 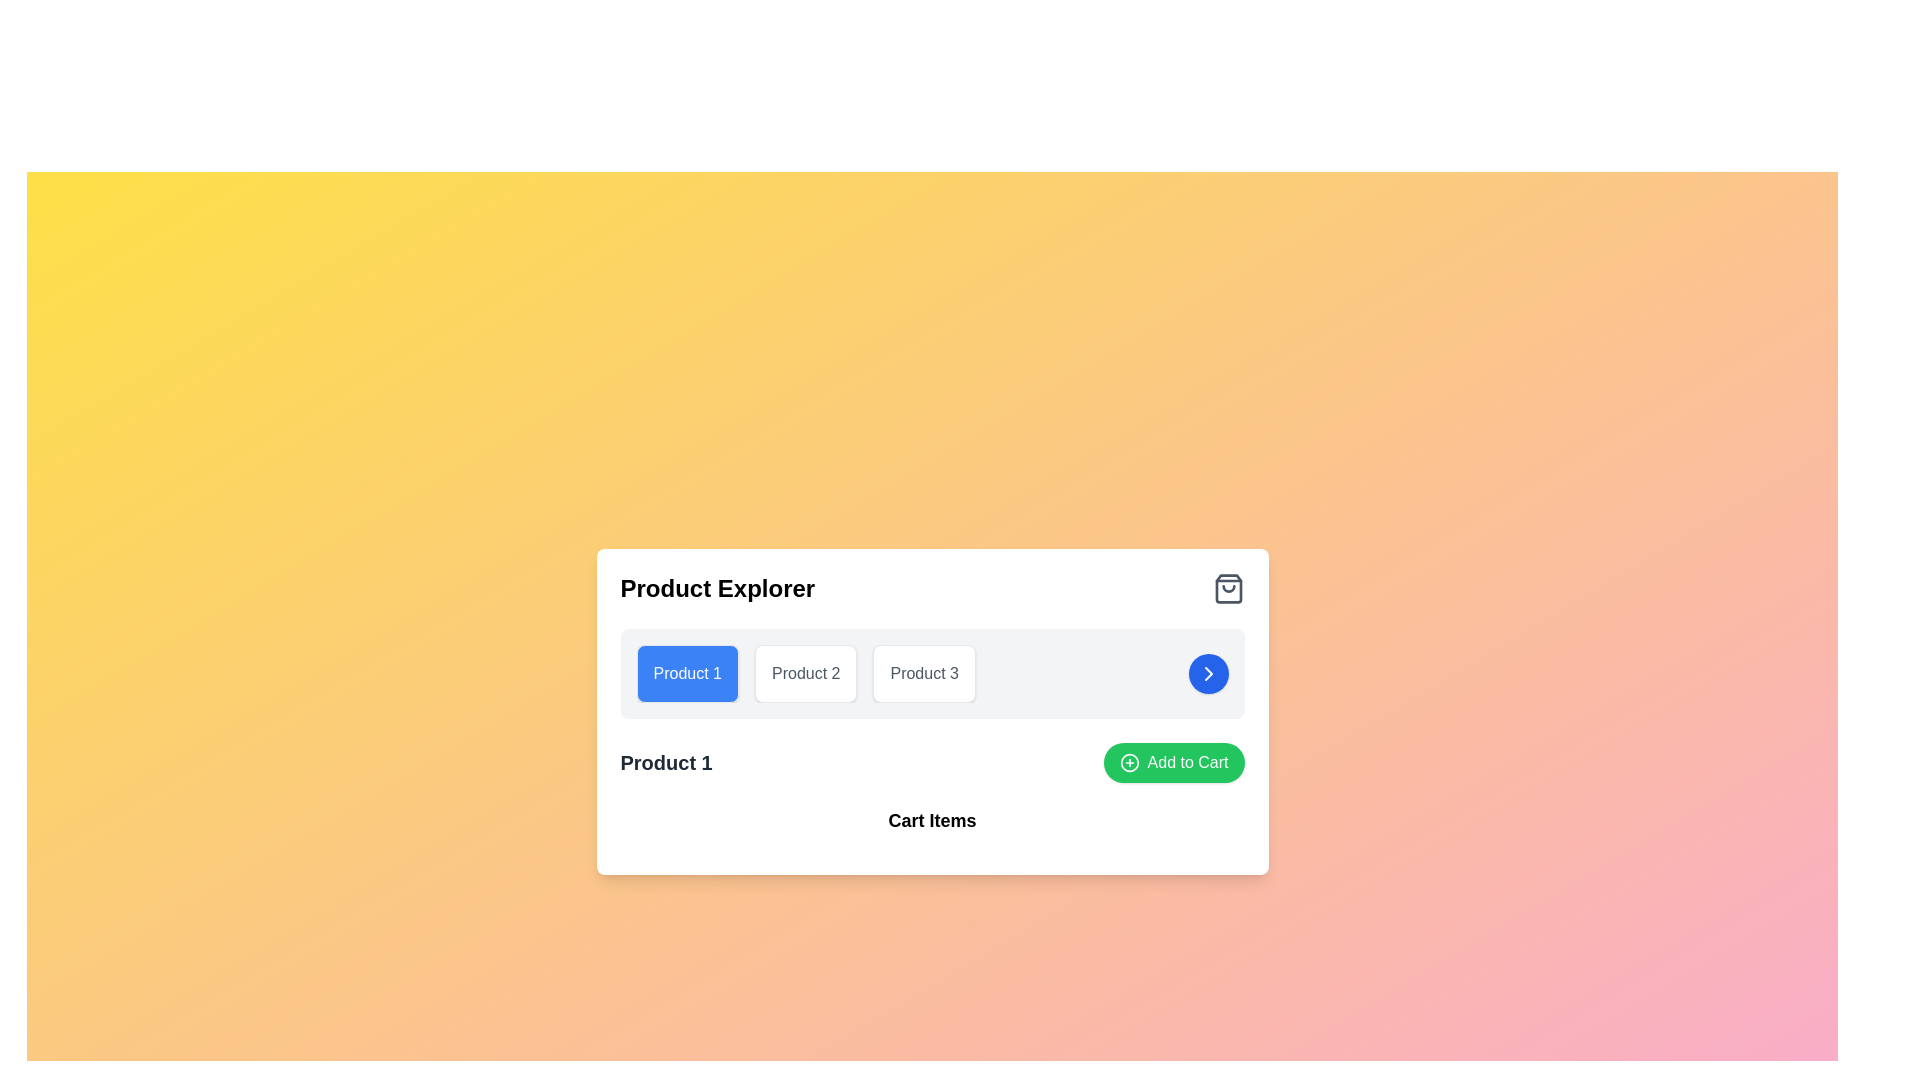 What do you see at coordinates (923, 673) in the screenshot?
I see `the label identifying an item or product in the 'Product Explorer' interface, located between the 'Product 1' button on the left and the 'Product 2' button on the right` at bounding box center [923, 673].